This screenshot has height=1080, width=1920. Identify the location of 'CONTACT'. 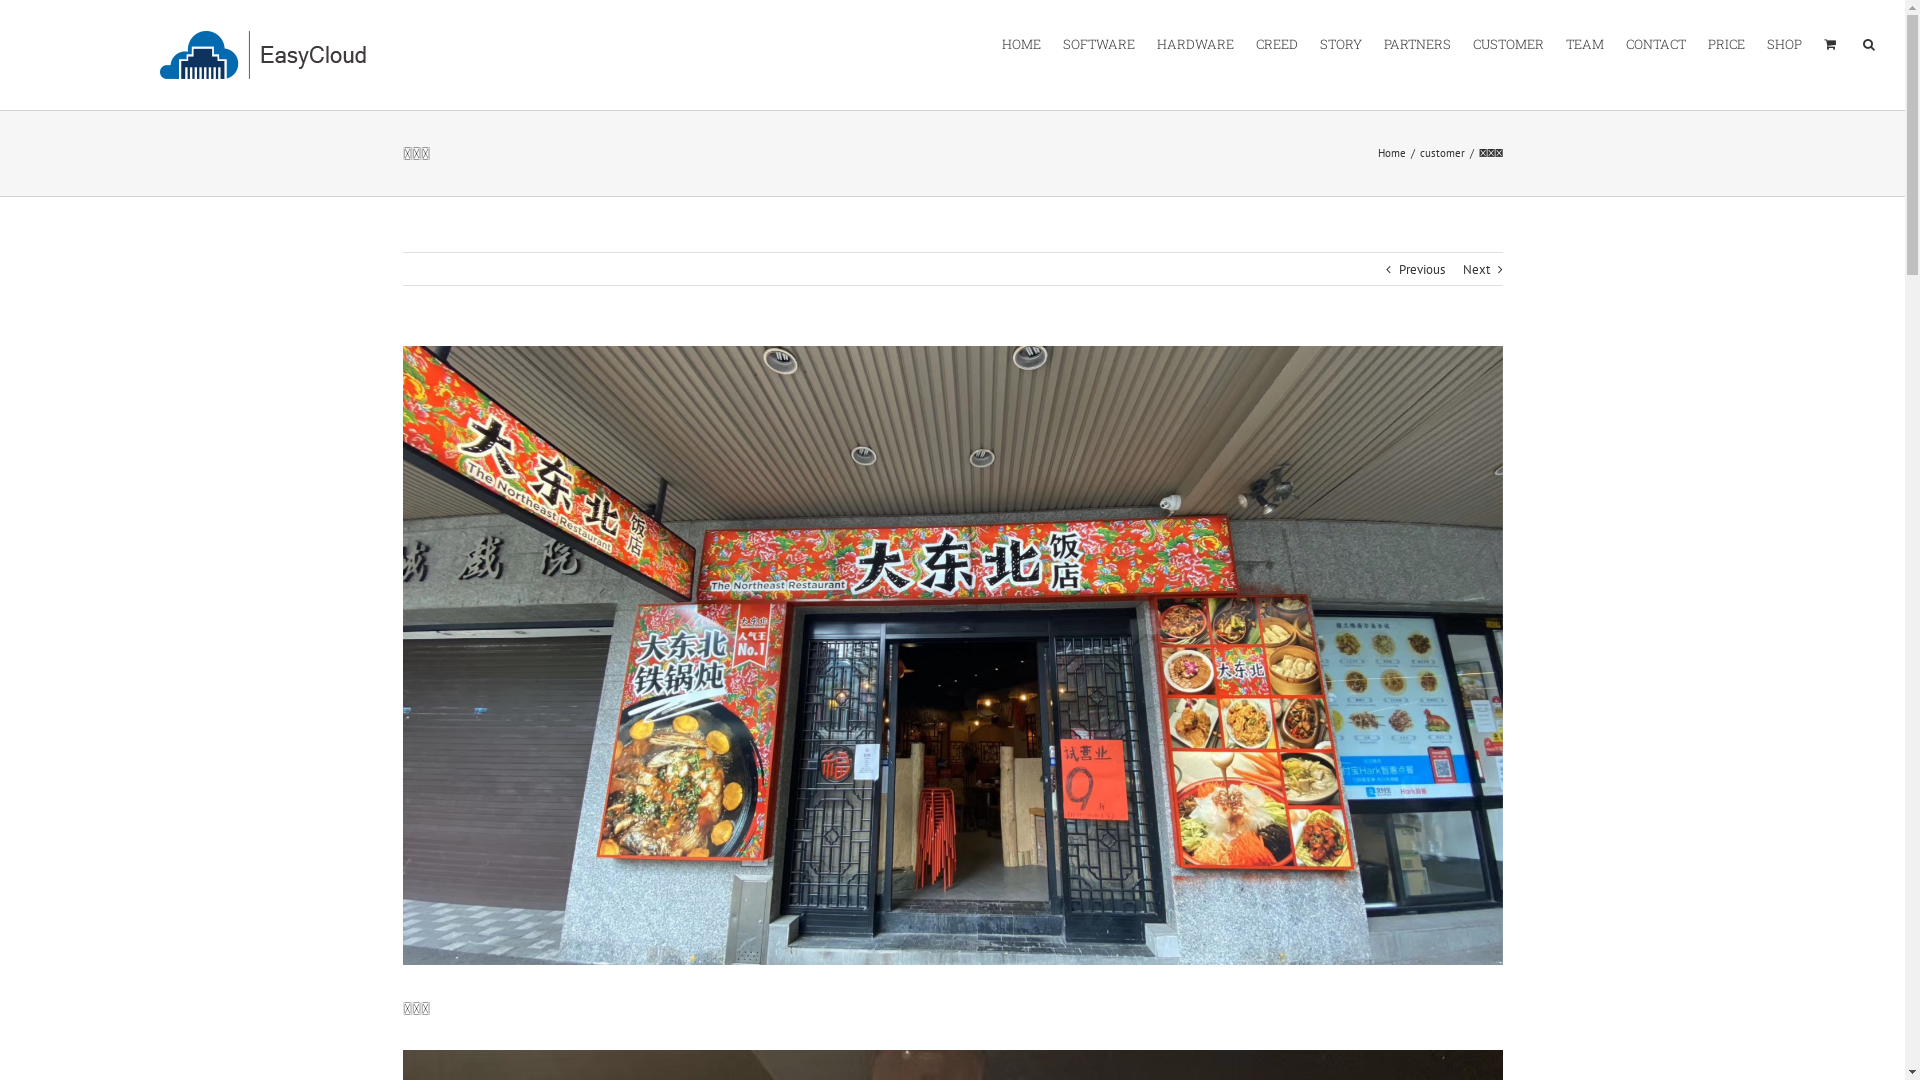
(1656, 42).